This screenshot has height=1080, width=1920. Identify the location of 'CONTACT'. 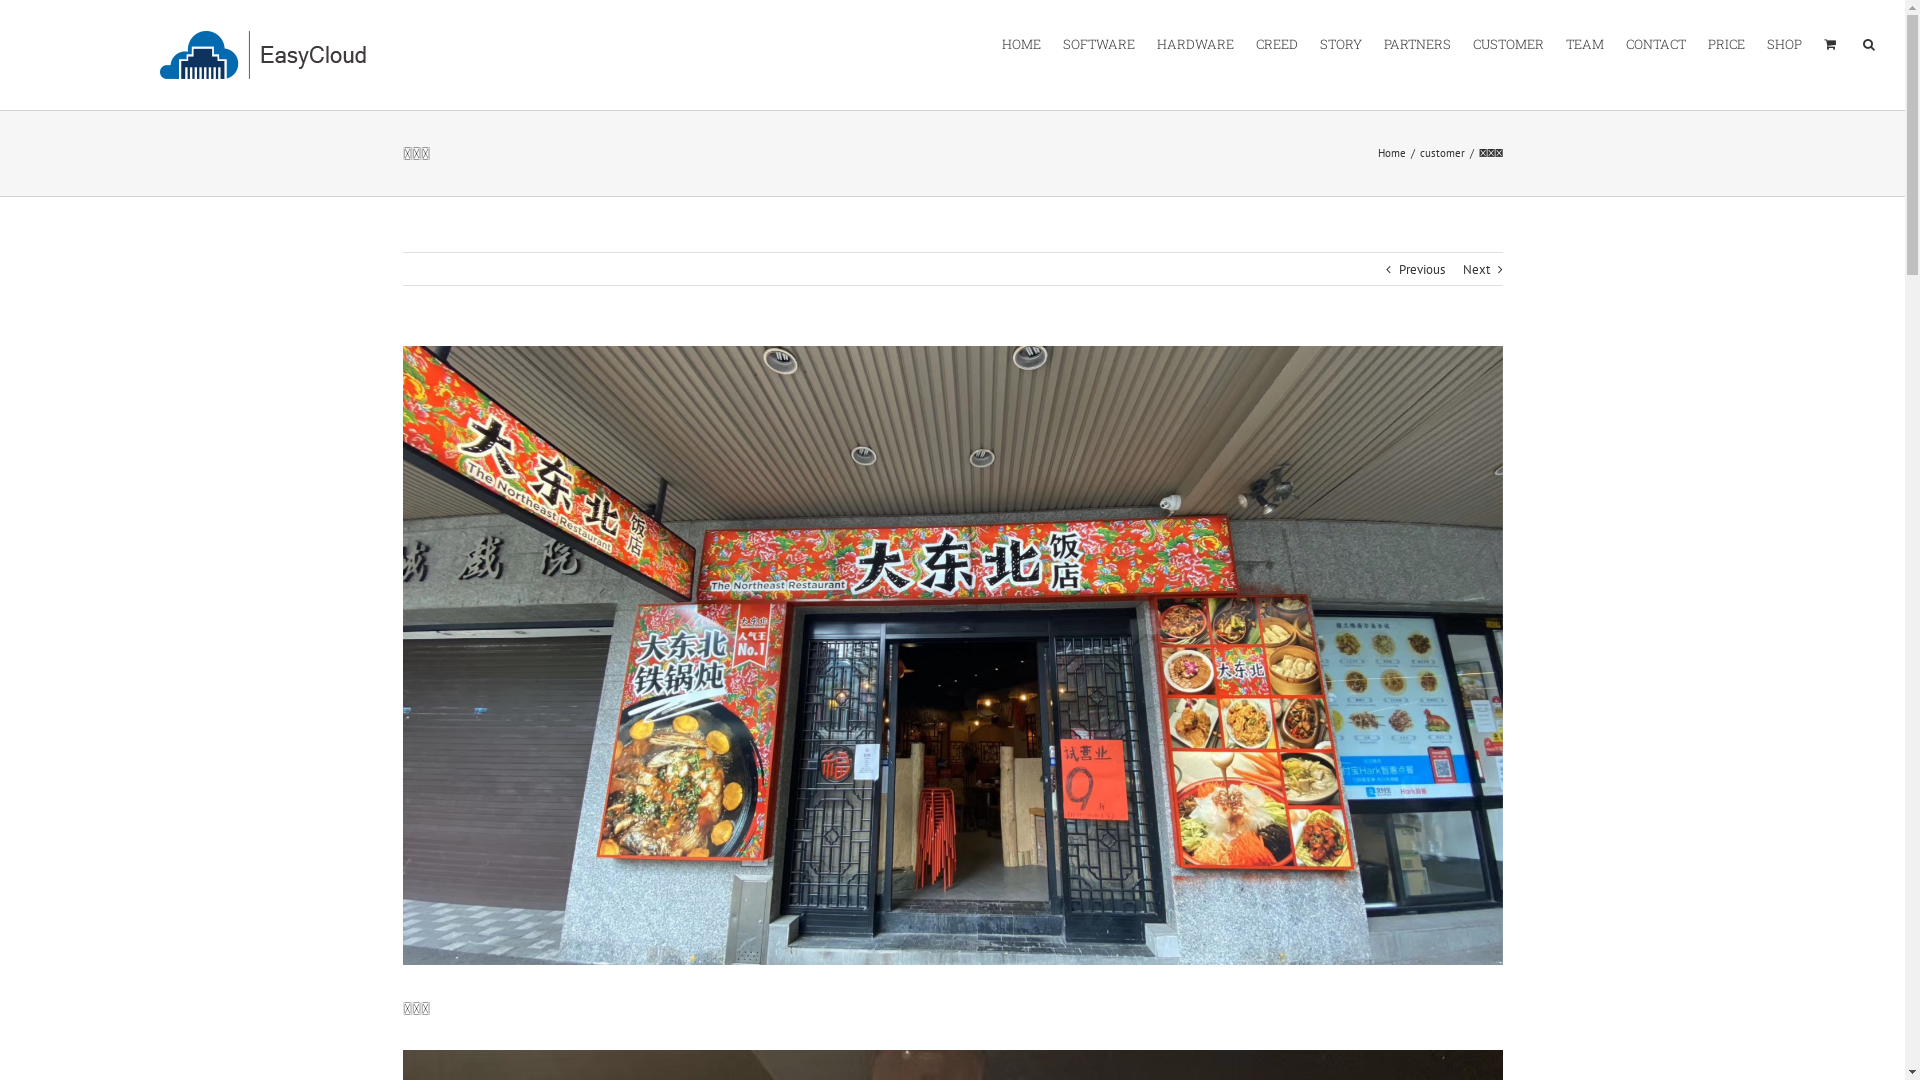
(1656, 42).